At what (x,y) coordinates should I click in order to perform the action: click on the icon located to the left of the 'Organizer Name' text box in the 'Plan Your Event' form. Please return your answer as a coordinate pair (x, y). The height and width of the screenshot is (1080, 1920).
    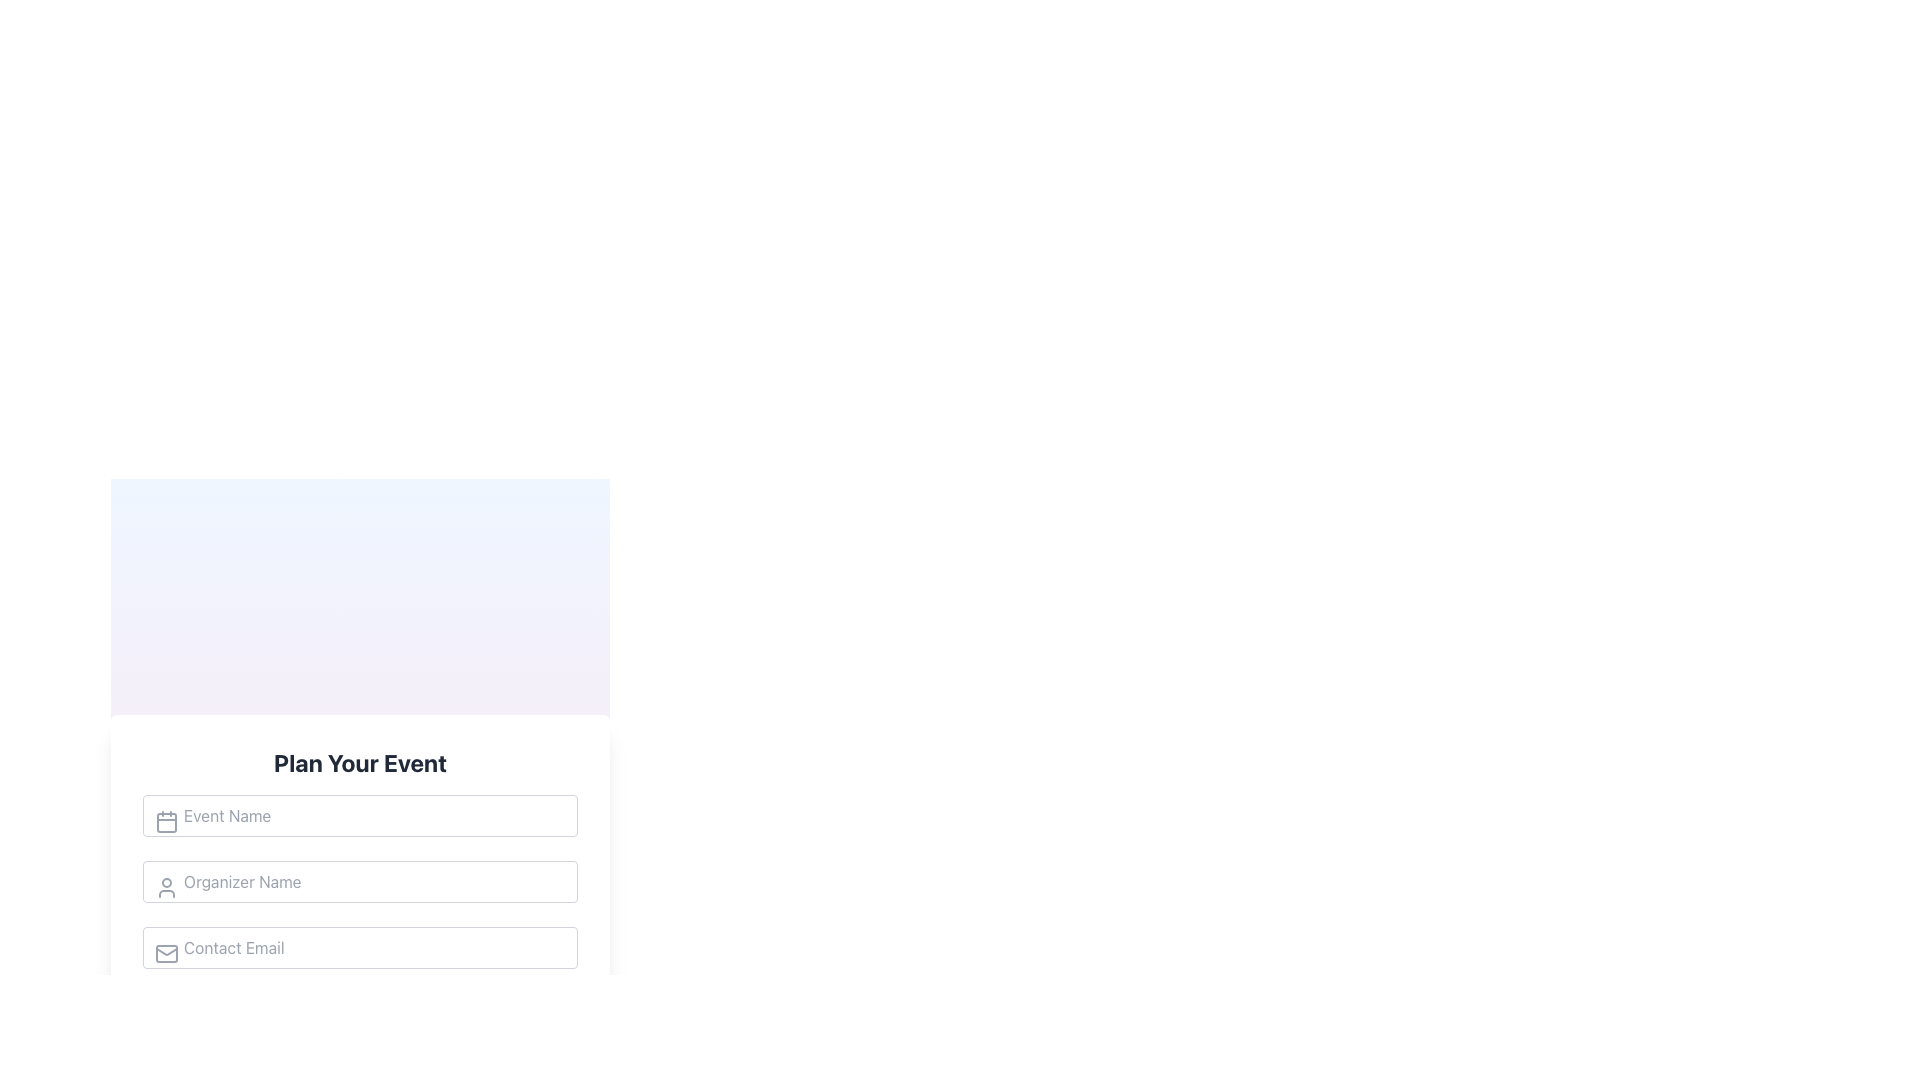
    Looking at the image, I should click on (167, 886).